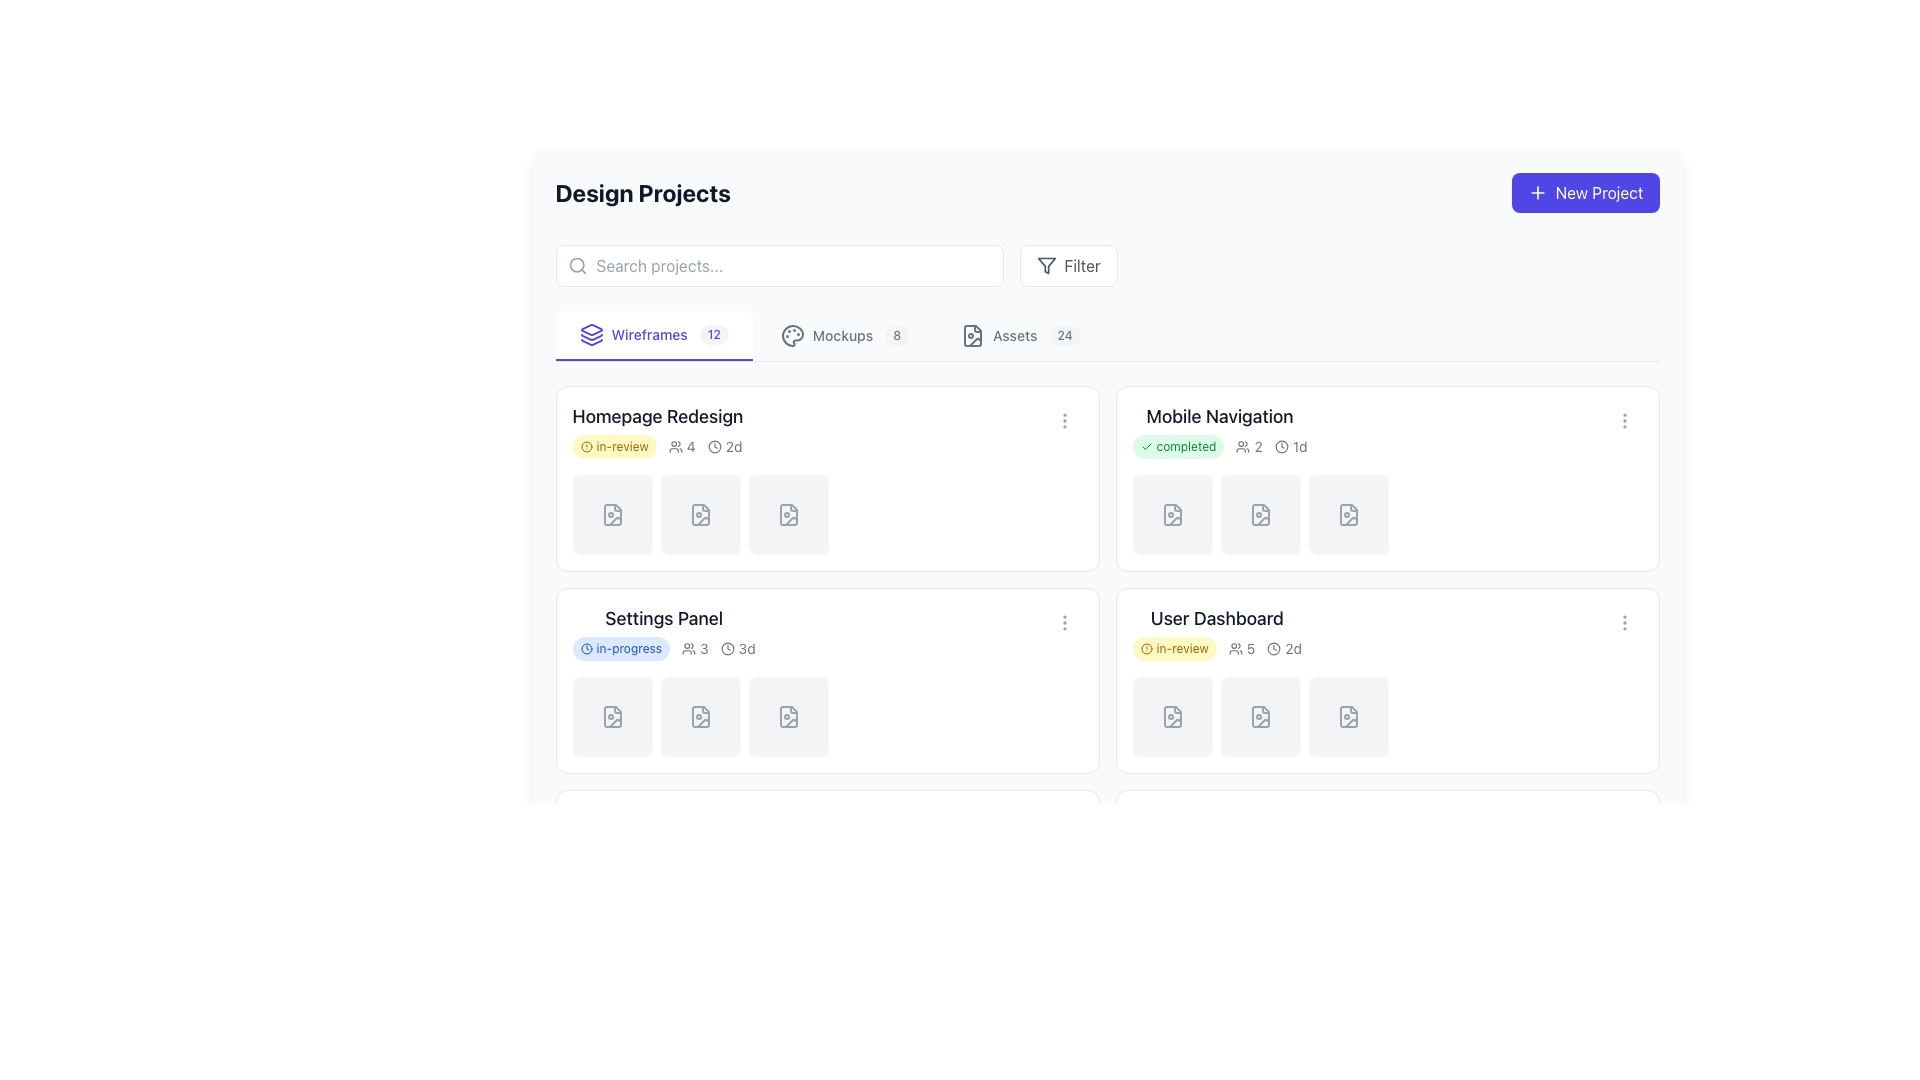 The height and width of the screenshot is (1080, 1920). What do you see at coordinates (1259, 716) in the screenshot?
I see `the second icon representing a document containing images` at bounding box center [1259, 716].